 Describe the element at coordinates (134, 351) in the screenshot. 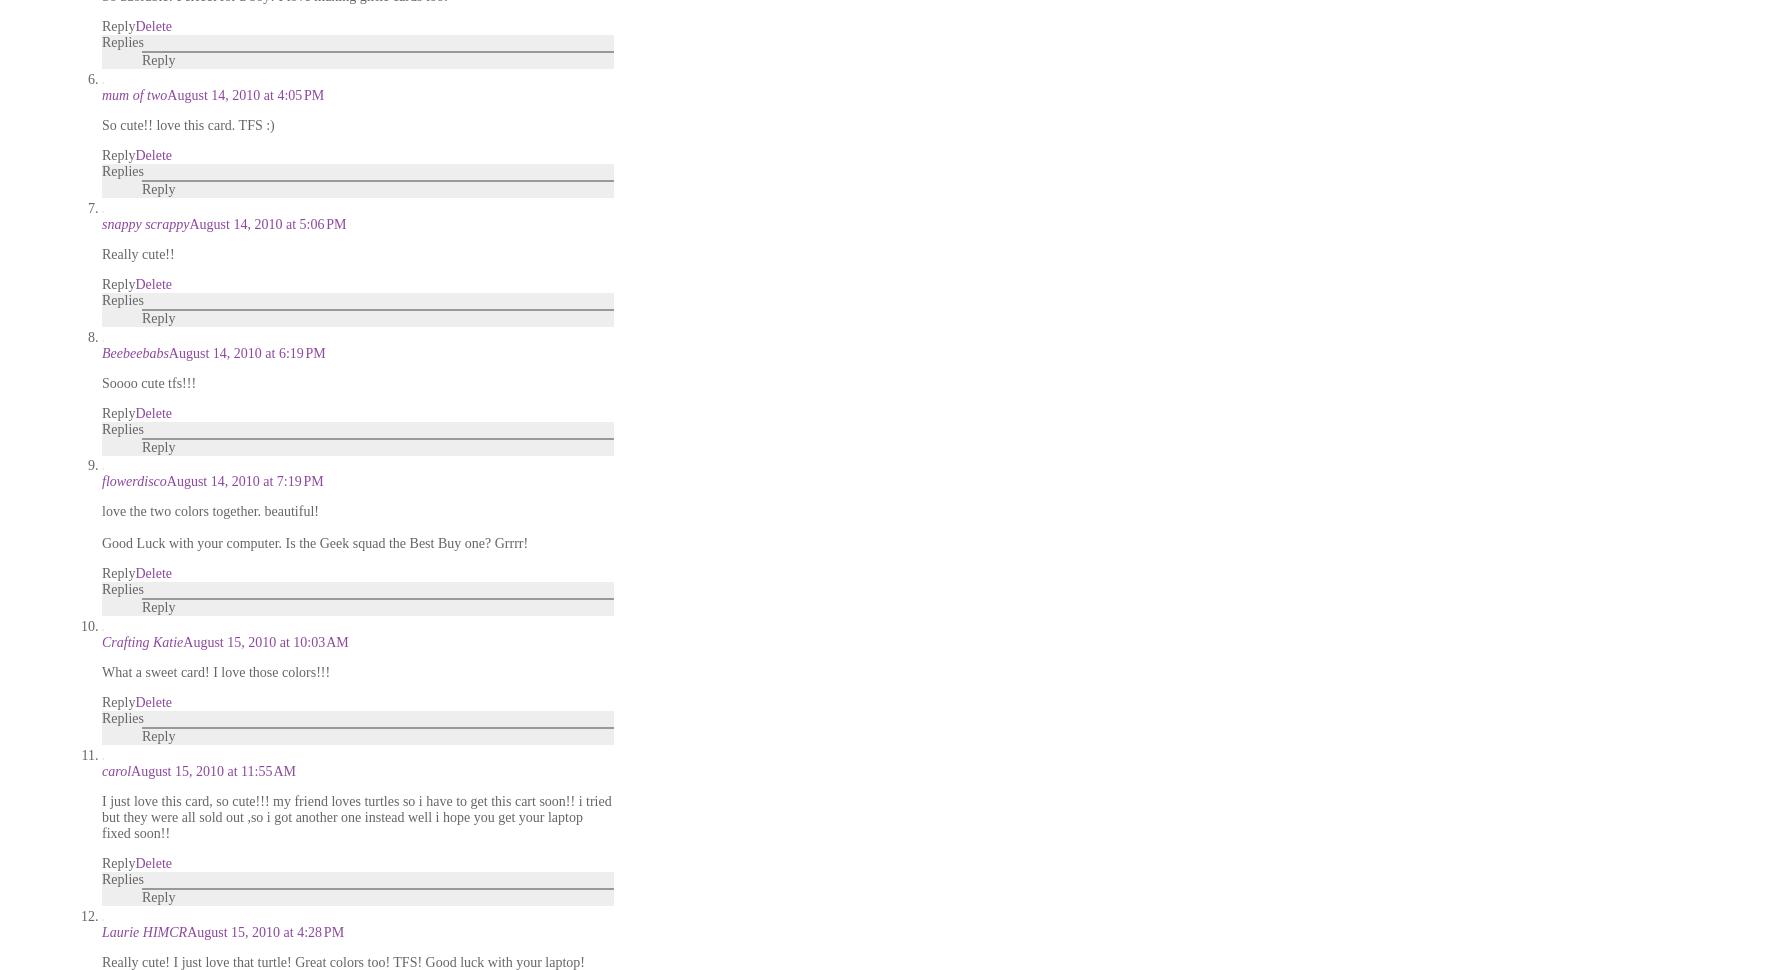

I see `'Beebeebabs'` at that location.